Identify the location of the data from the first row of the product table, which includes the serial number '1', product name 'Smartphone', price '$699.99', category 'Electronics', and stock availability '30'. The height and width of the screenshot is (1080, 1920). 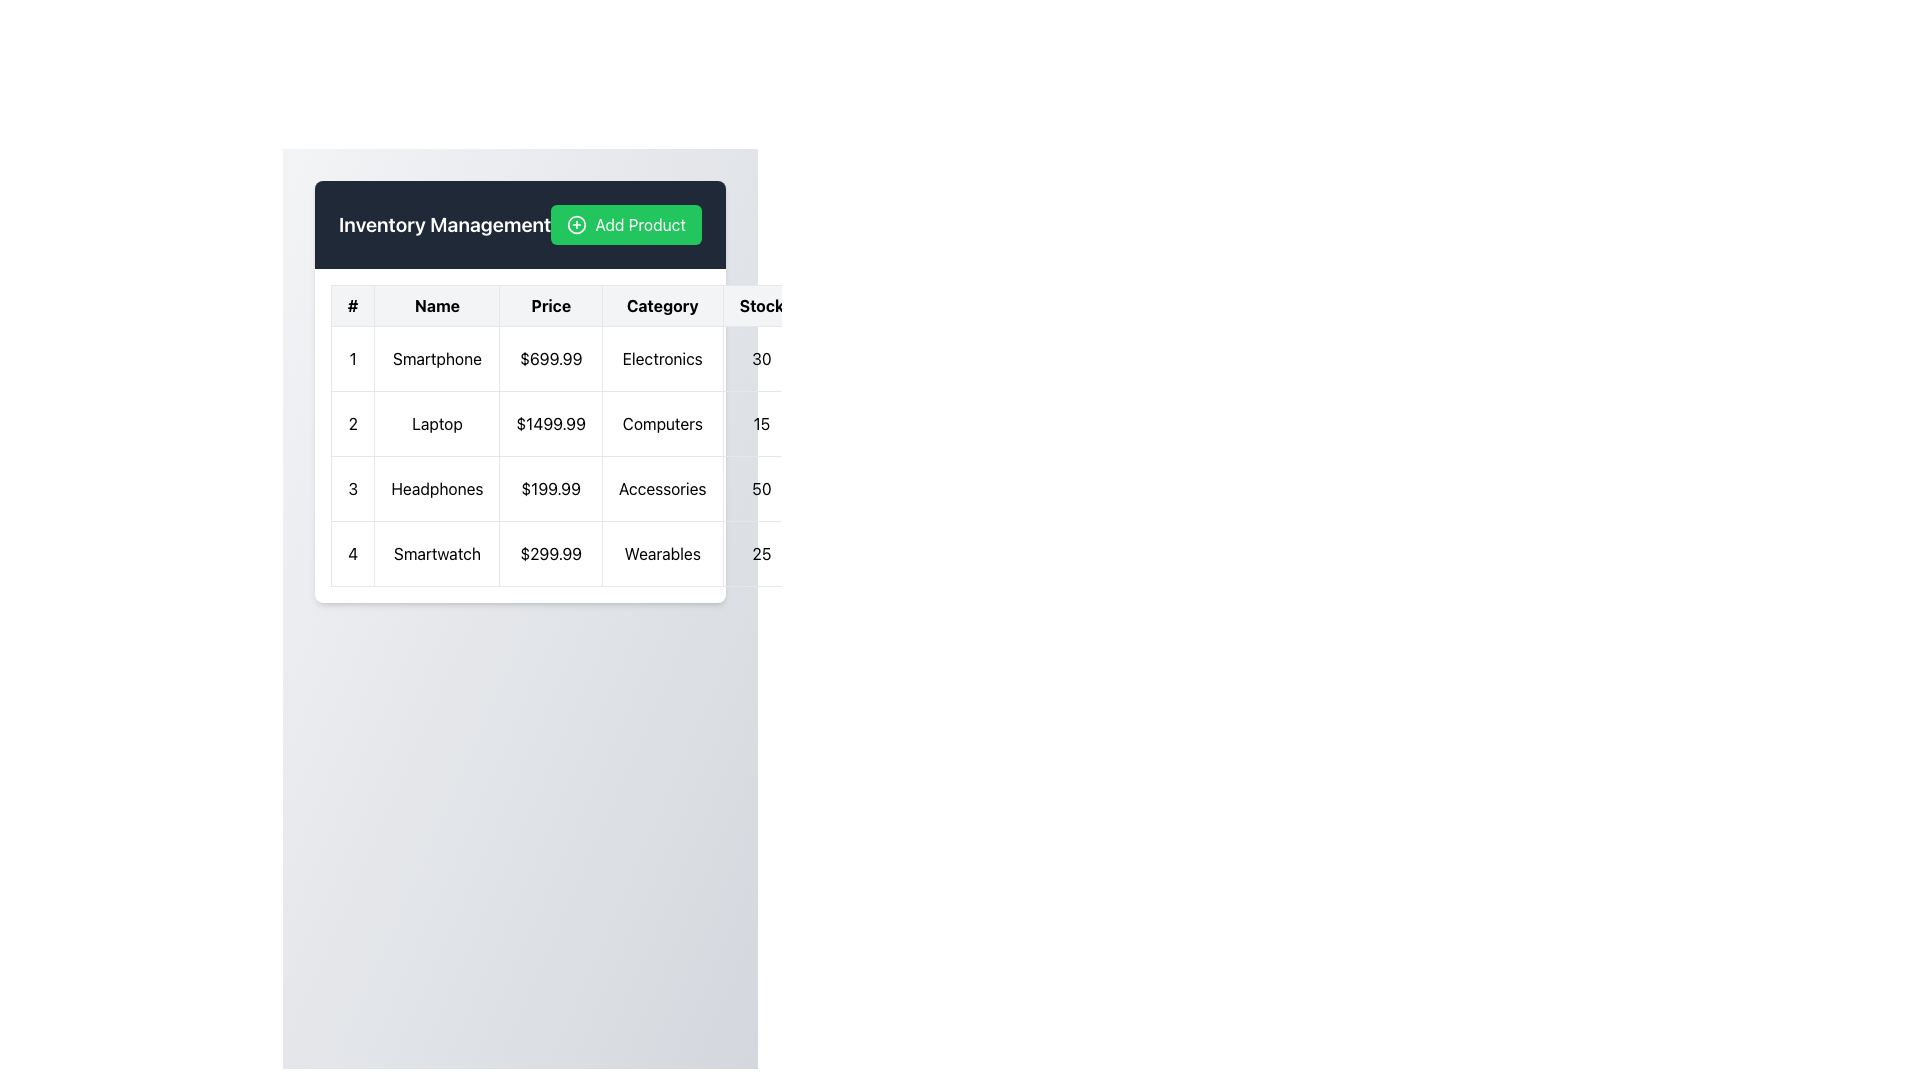
(611, 357).